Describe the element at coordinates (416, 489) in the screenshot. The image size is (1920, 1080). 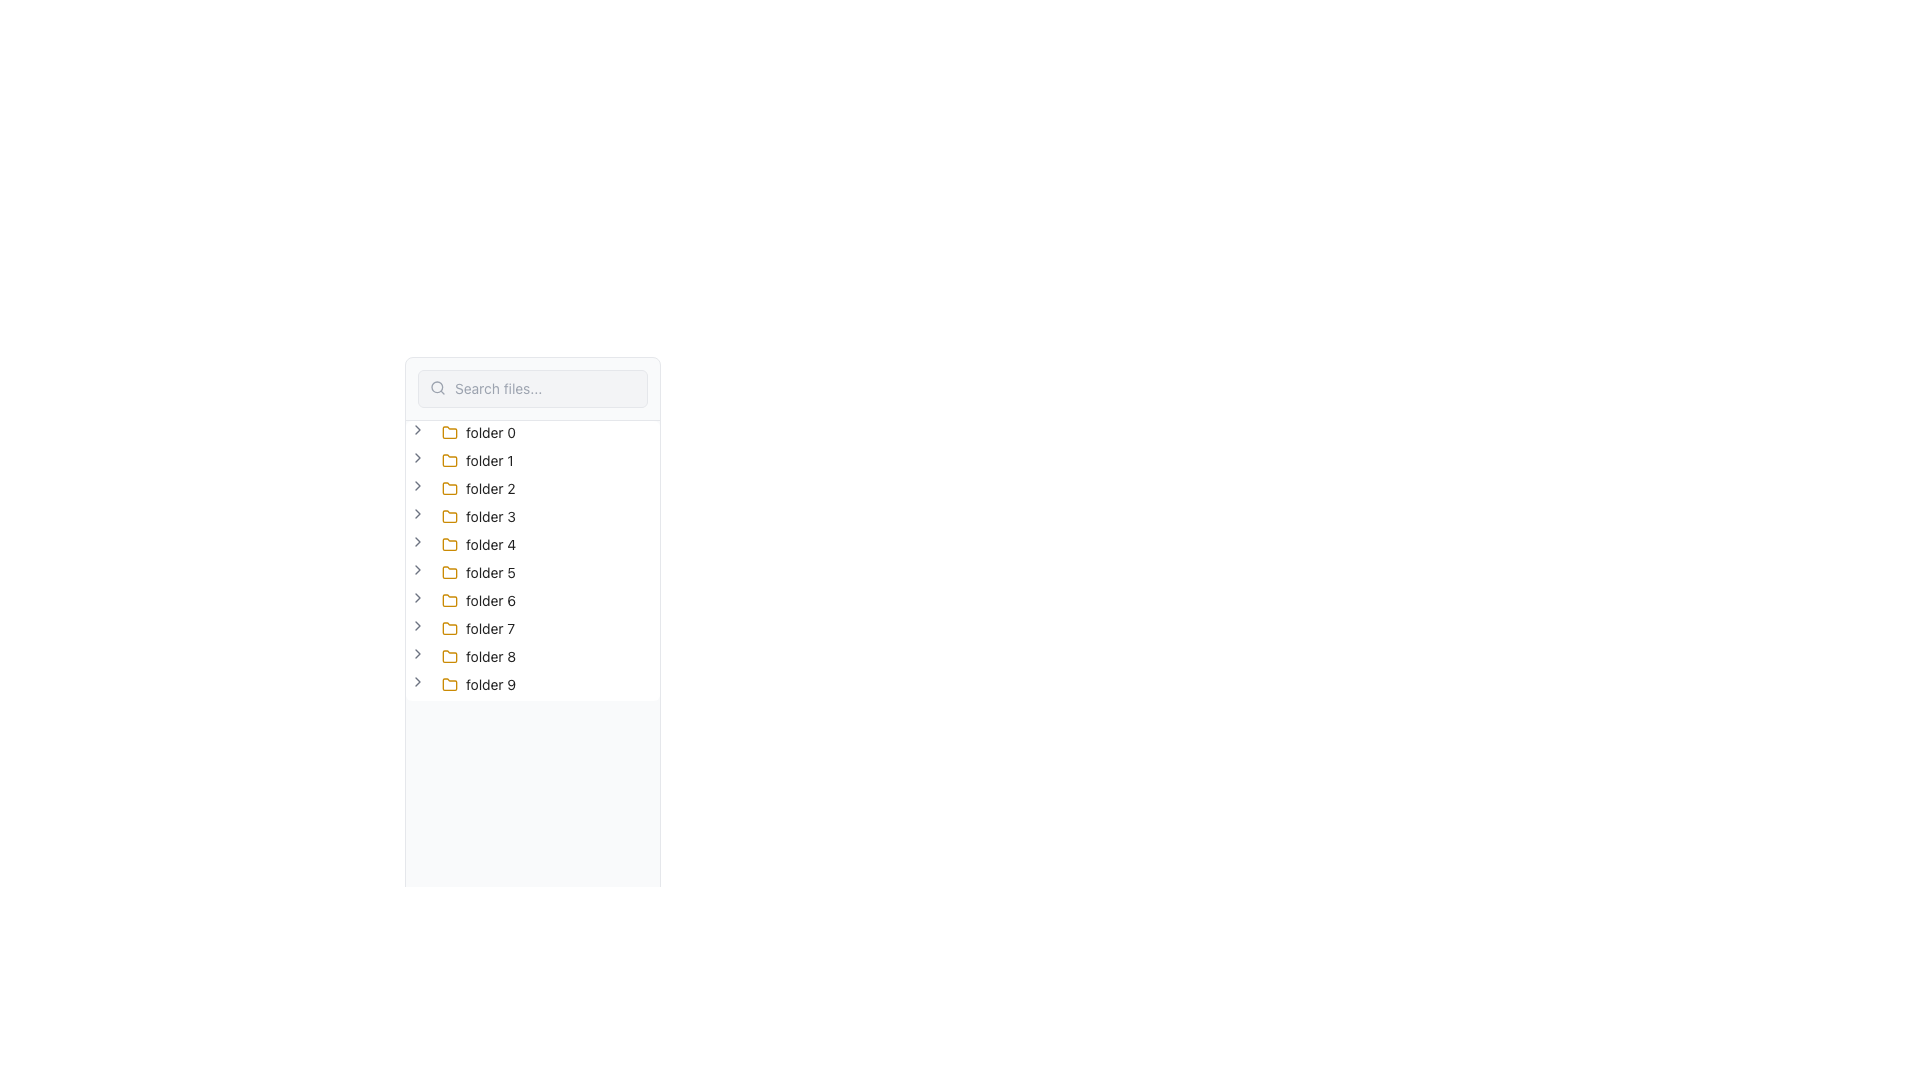
I see `the toggle control button represented by a right-facing chevron icon` at that location.